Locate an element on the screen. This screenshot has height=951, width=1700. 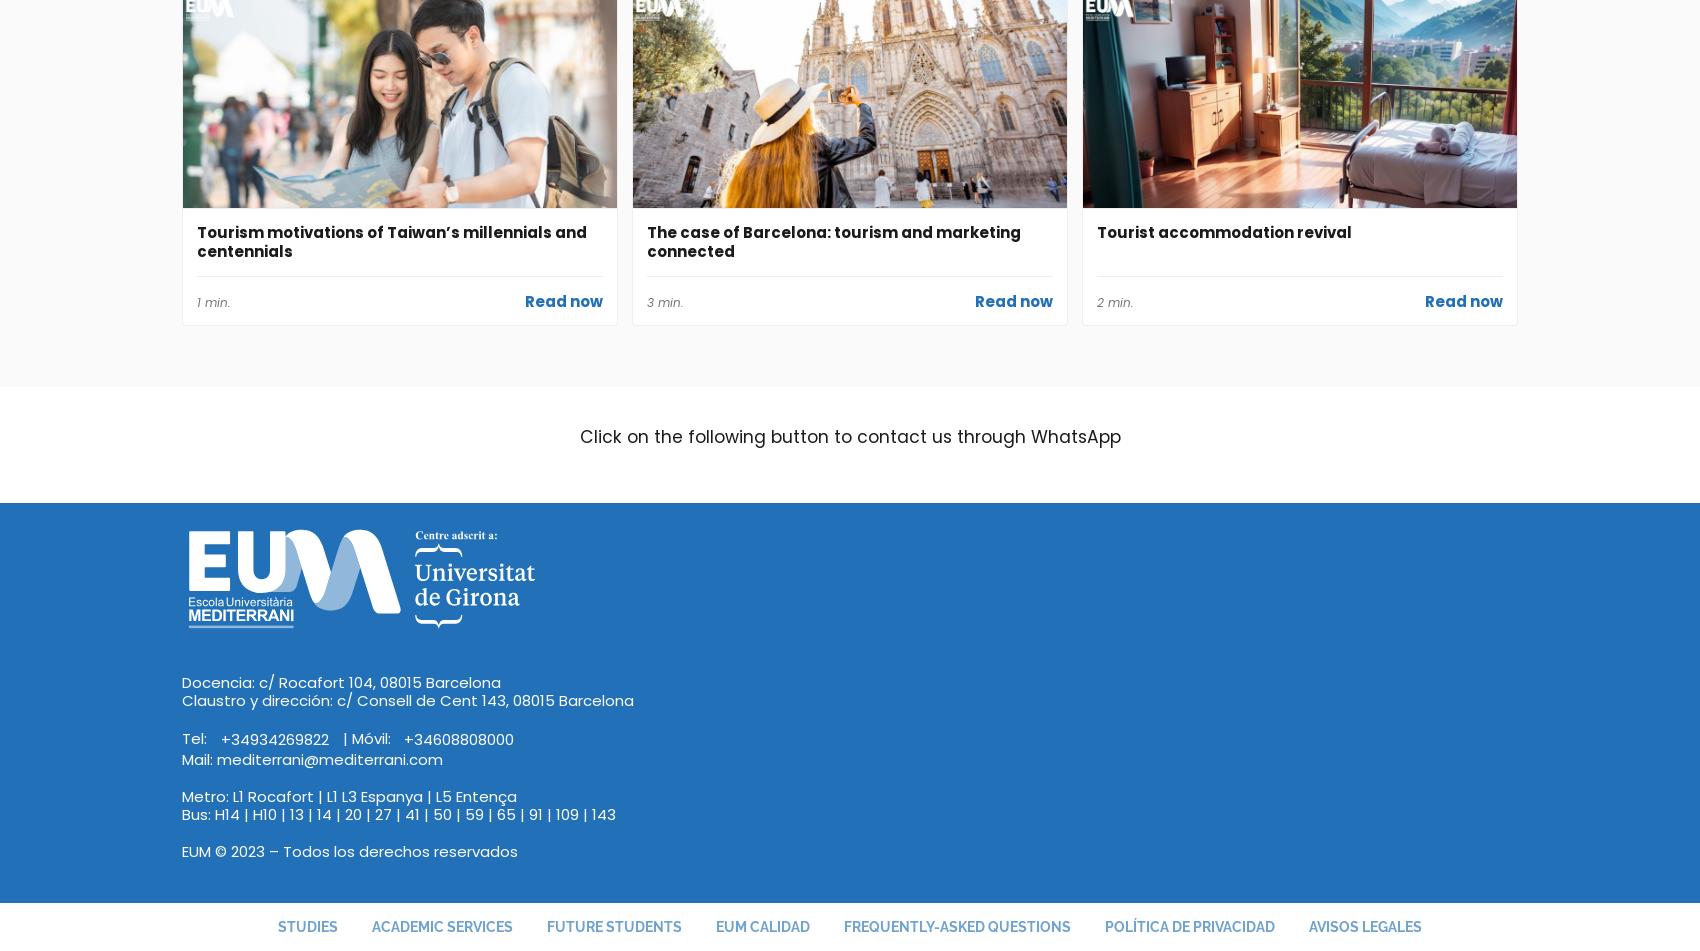
'Tourism motivations of Taiwan’s millennials and centennials' is located at coordinates (391, 241).